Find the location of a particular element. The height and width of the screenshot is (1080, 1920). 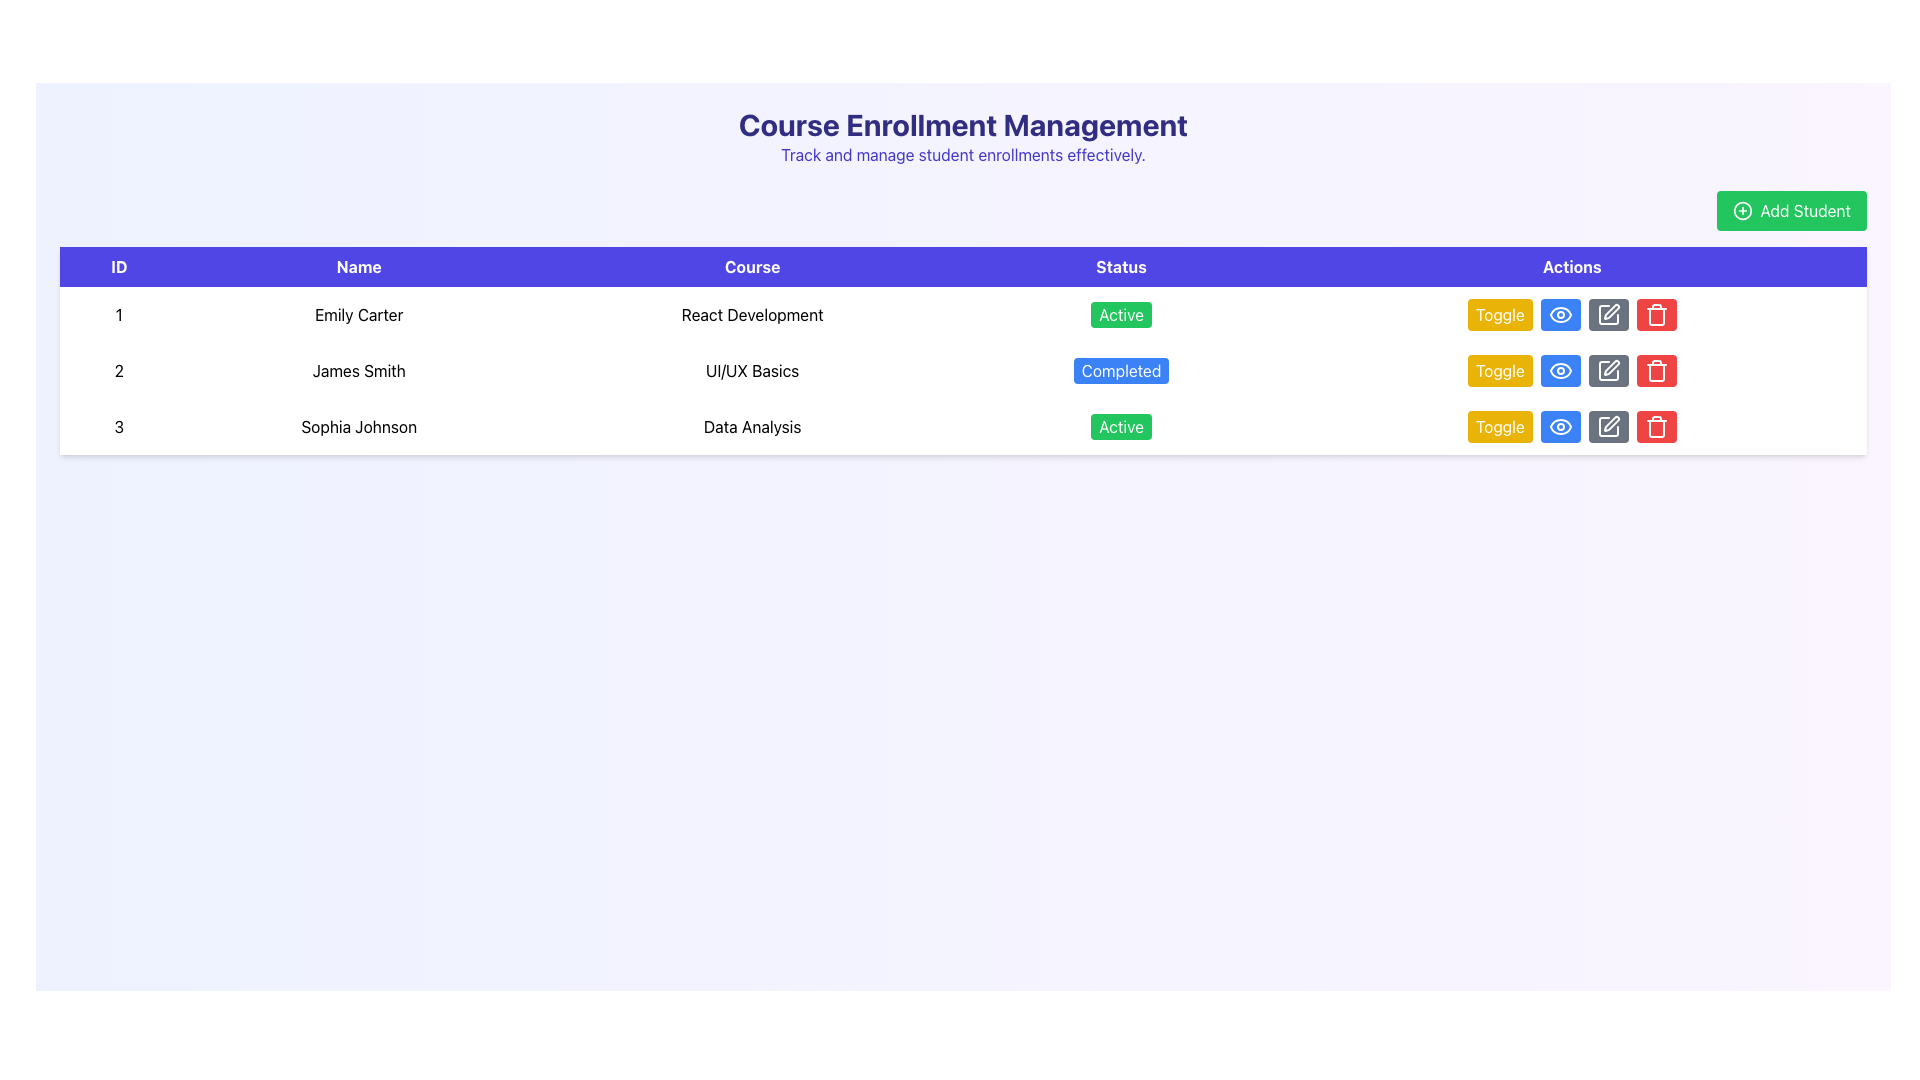

the static text label displaying 'James Smith', which is the second item in the 'Name' column of the table layout is located at coordinates (359, 370).